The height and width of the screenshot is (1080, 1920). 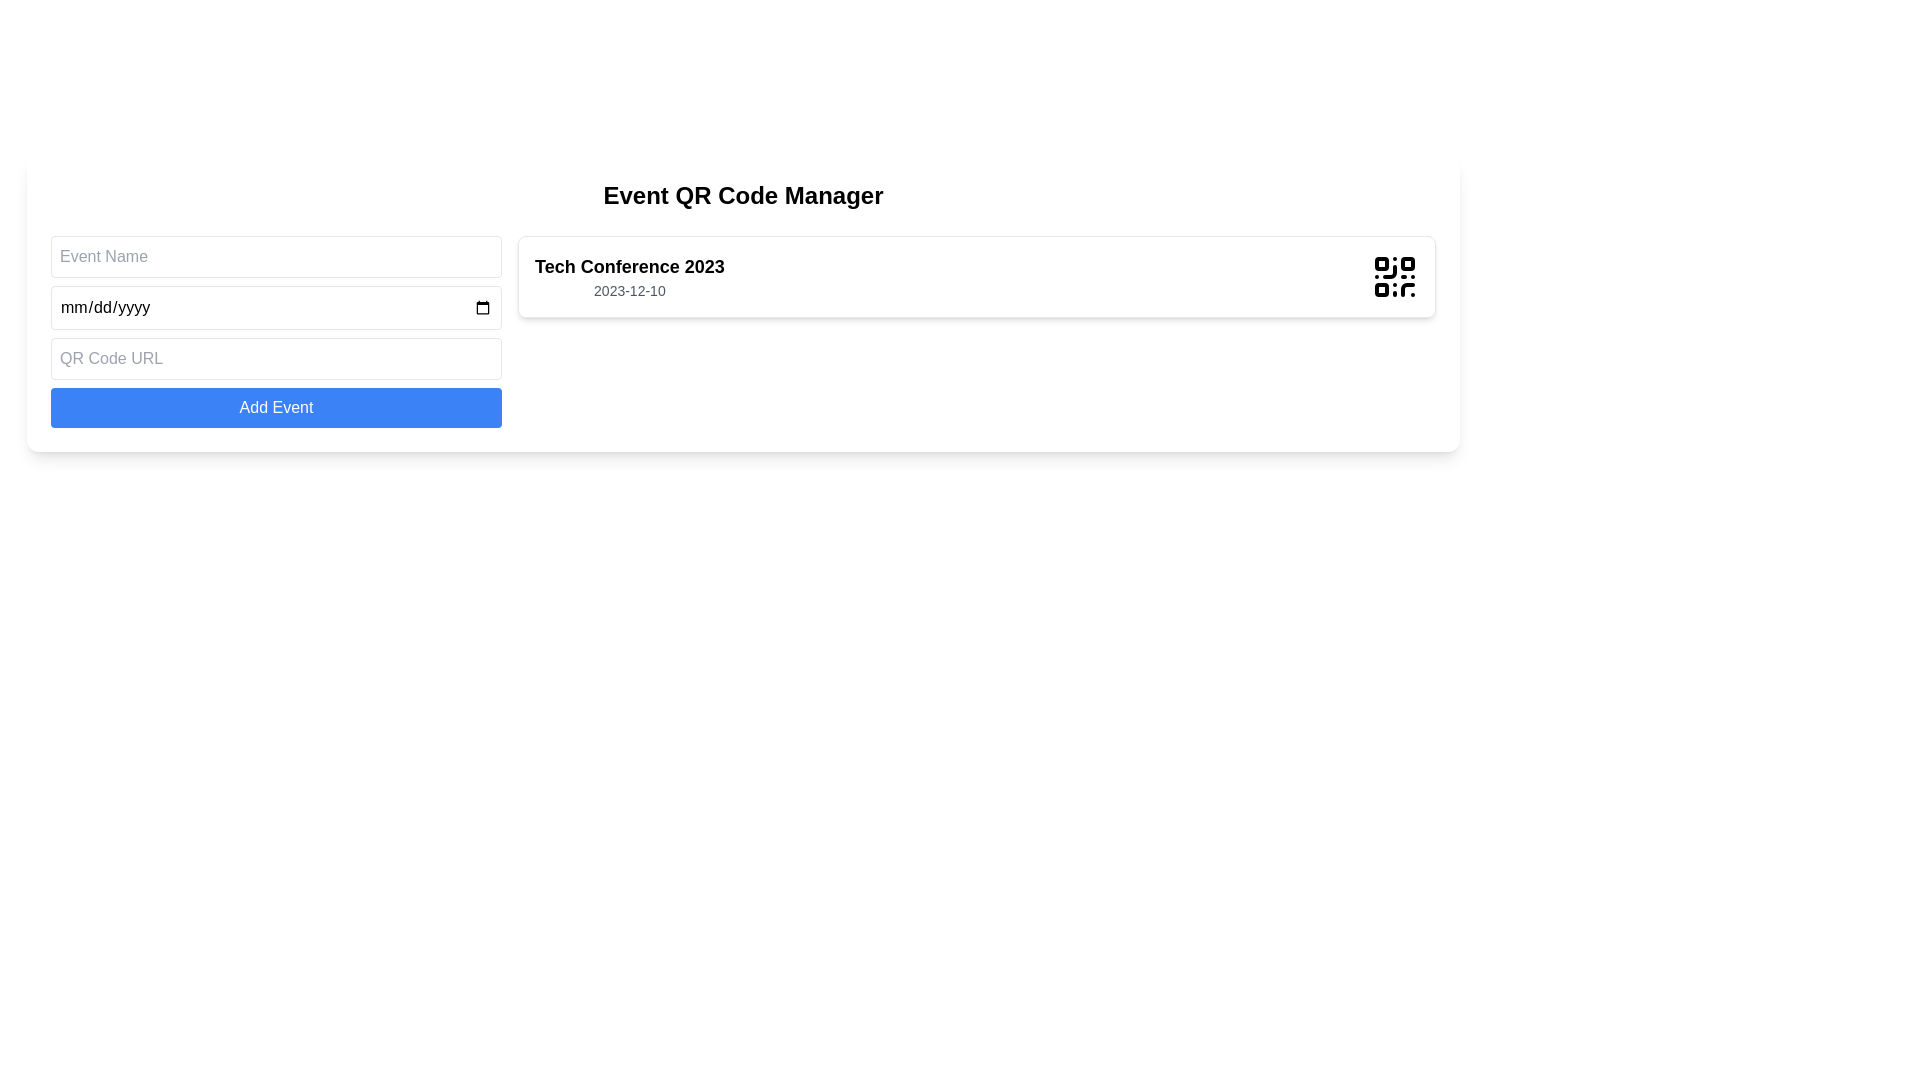 What do you see at coordinates (628, 290) in the screenshot?
I see `the text label displaying '2023-12-10' located below 'Tech Conference 2023'` at bounding box center [628, 290].